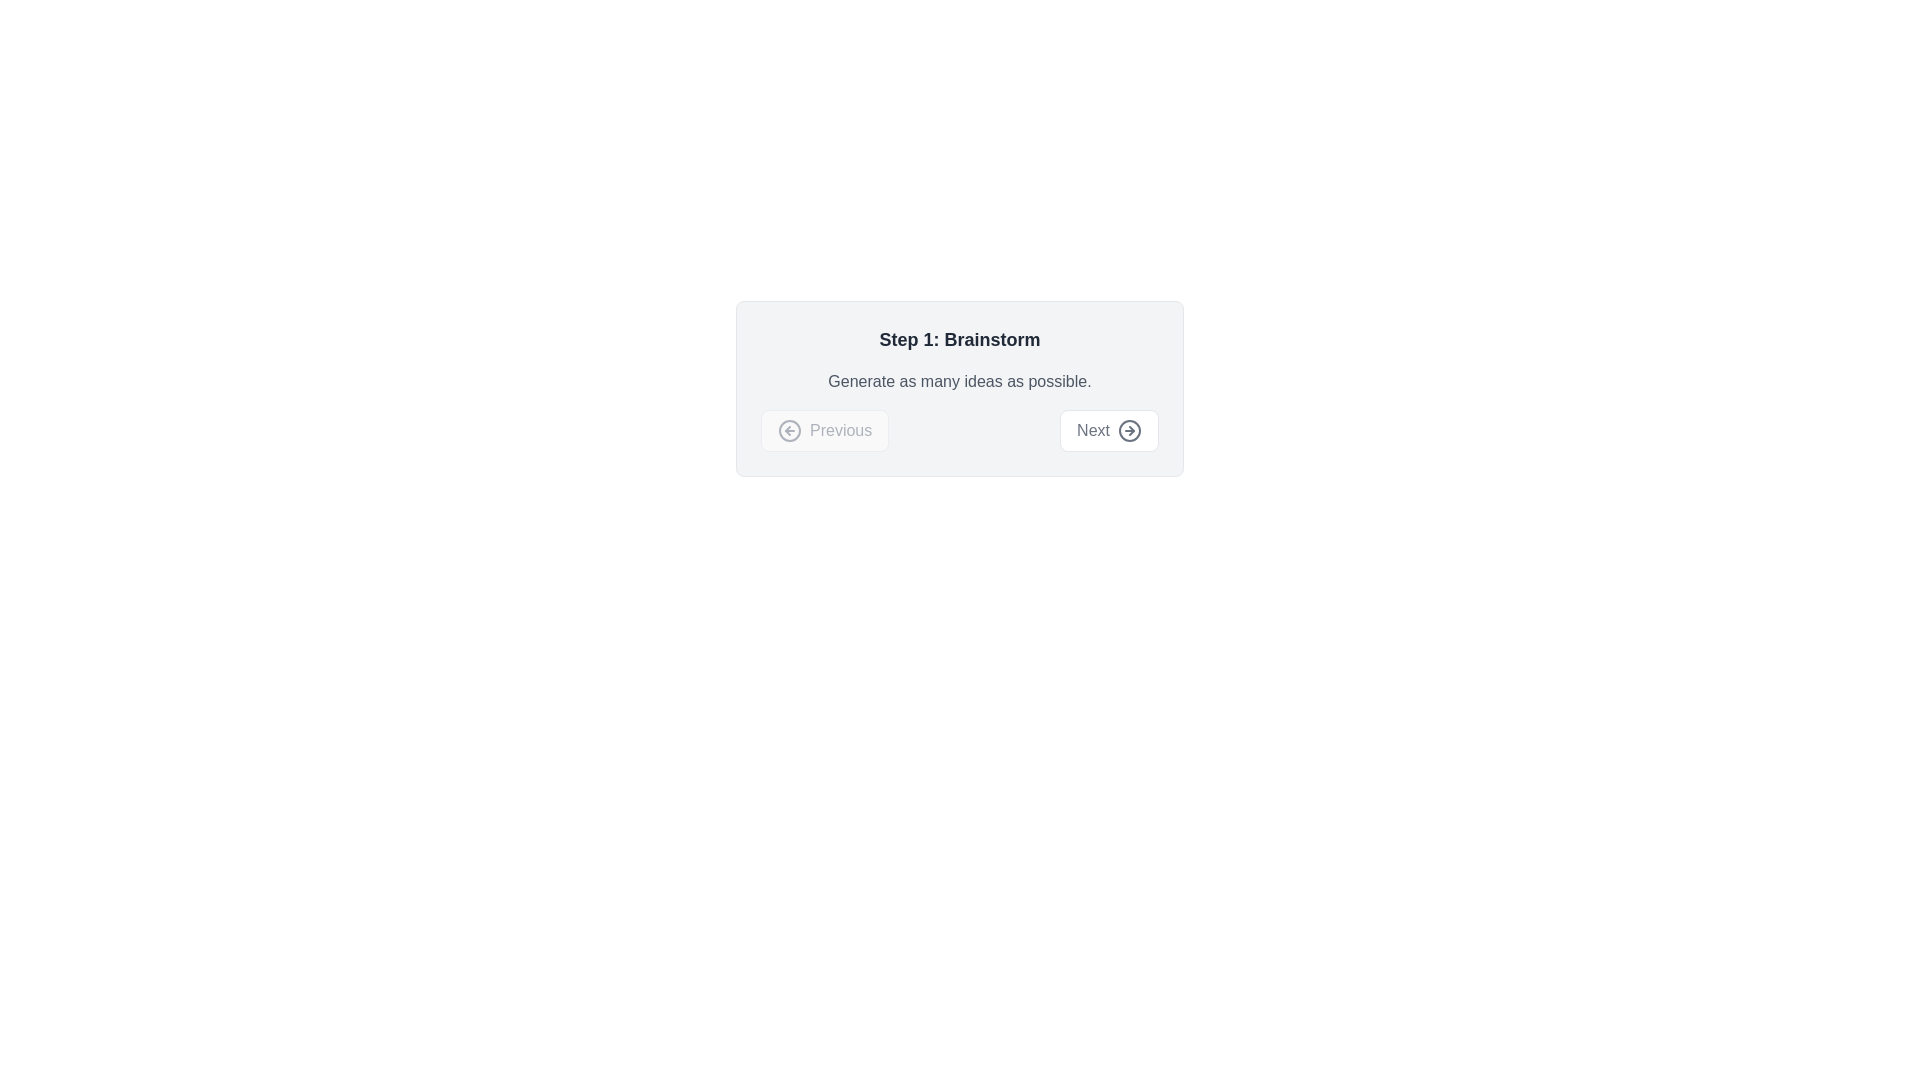 The height and width of the screenshot is (1080, 1920). Describe the element at coordinates (789, 430) in the screenshot. I see `the circular icon with a leftward-pointing arrow located within the 'Previous' button on the bottom-left corner of the interface box to receive additional visual feedback` at that location.